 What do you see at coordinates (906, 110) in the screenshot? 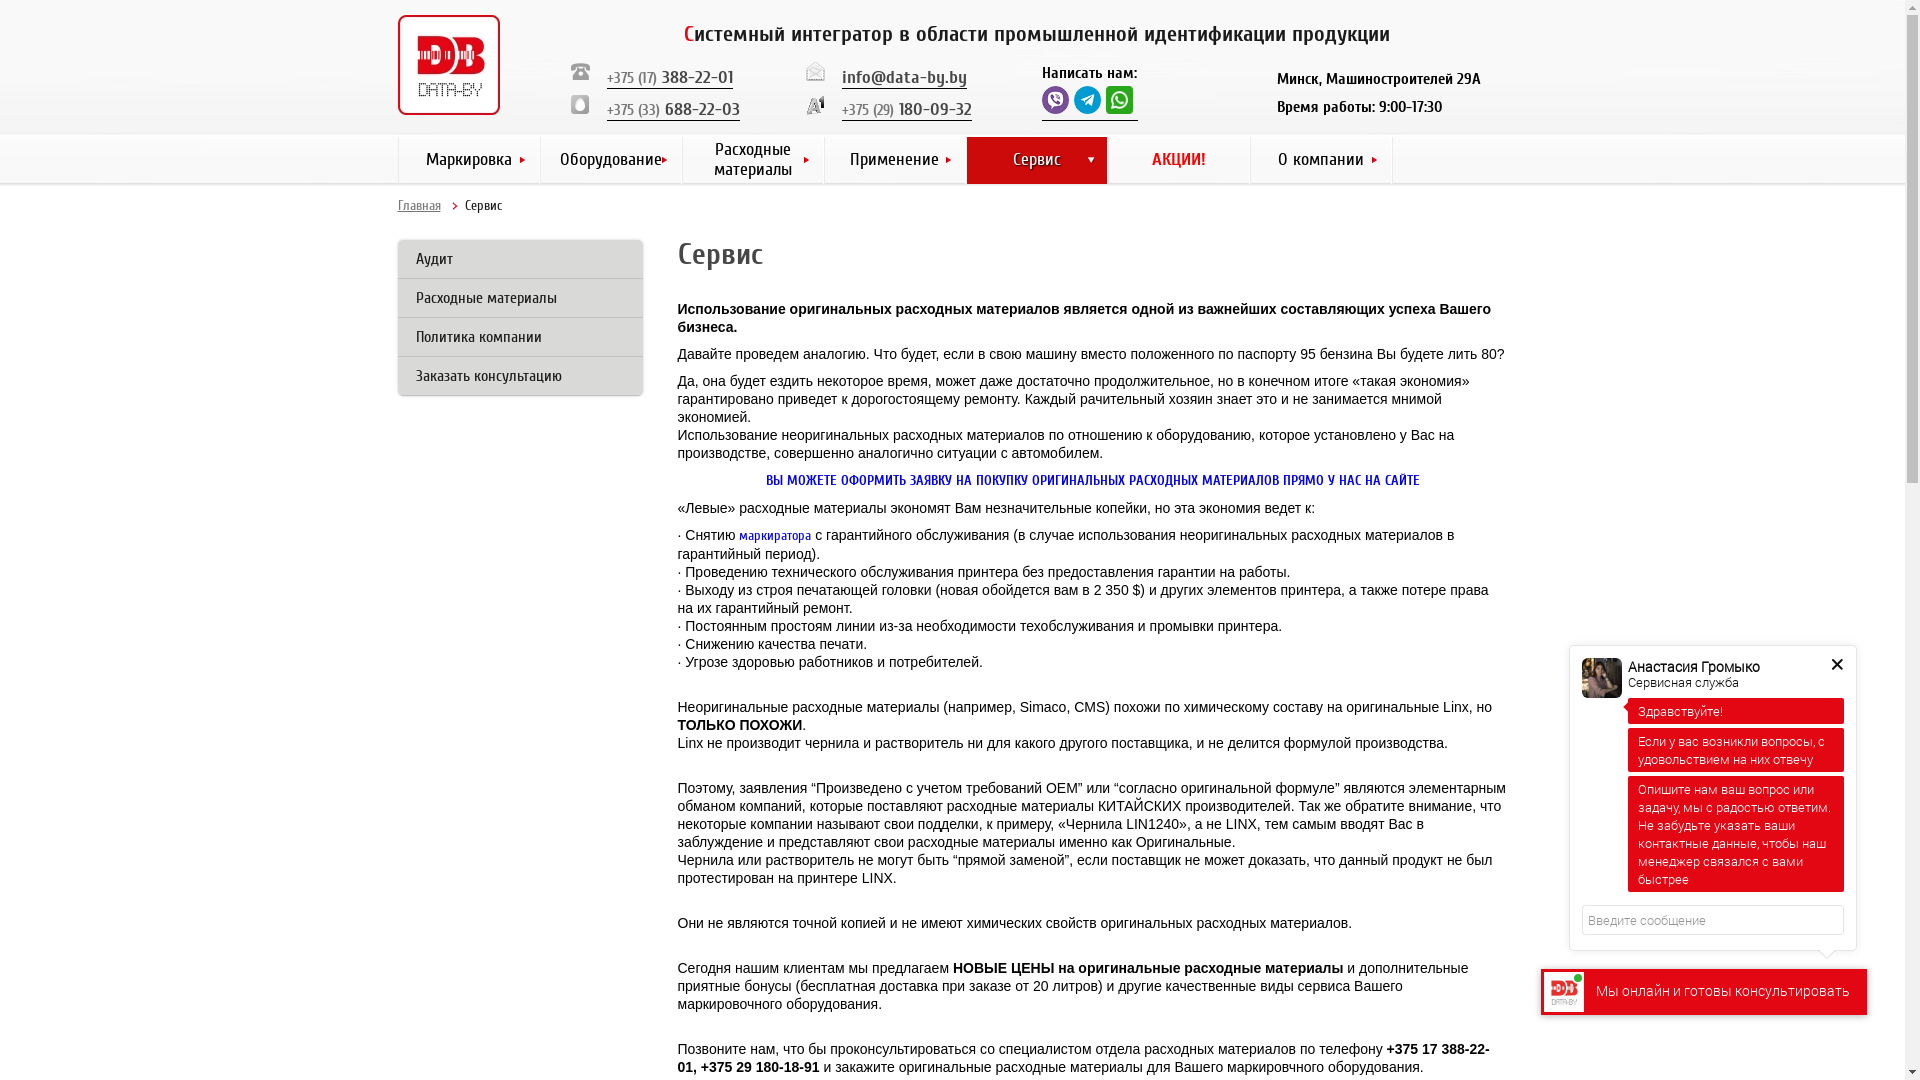
I see `'+375 (29) 180-09-32'` at bounding box center [906, 110].